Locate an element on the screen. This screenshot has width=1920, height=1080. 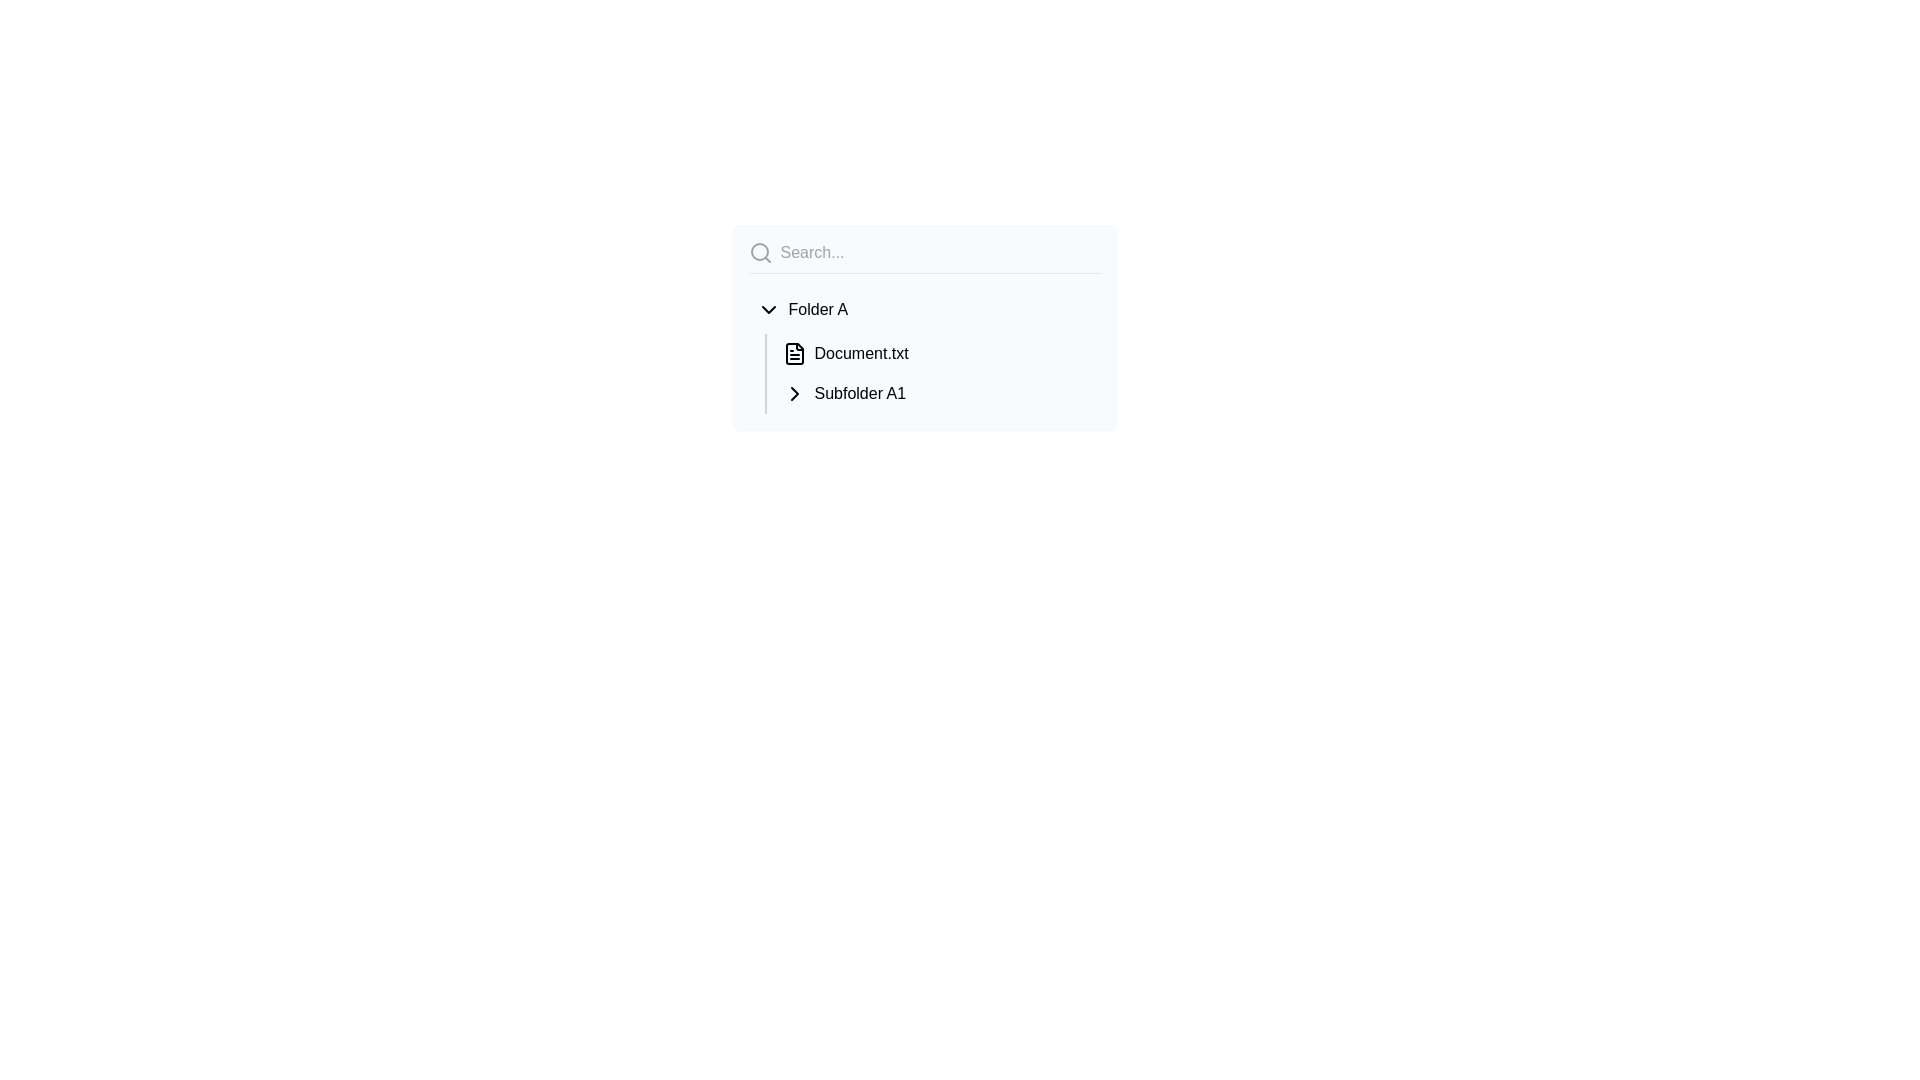
the text label displaying 'Subfolder A1' is located at coordinates (860, 393).